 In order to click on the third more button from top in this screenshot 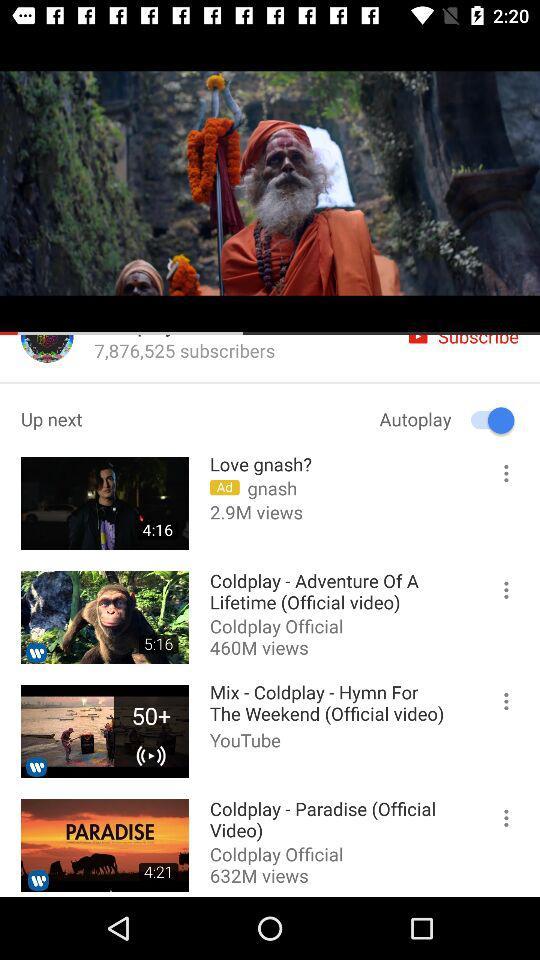, I will do `click(497, 705)`.